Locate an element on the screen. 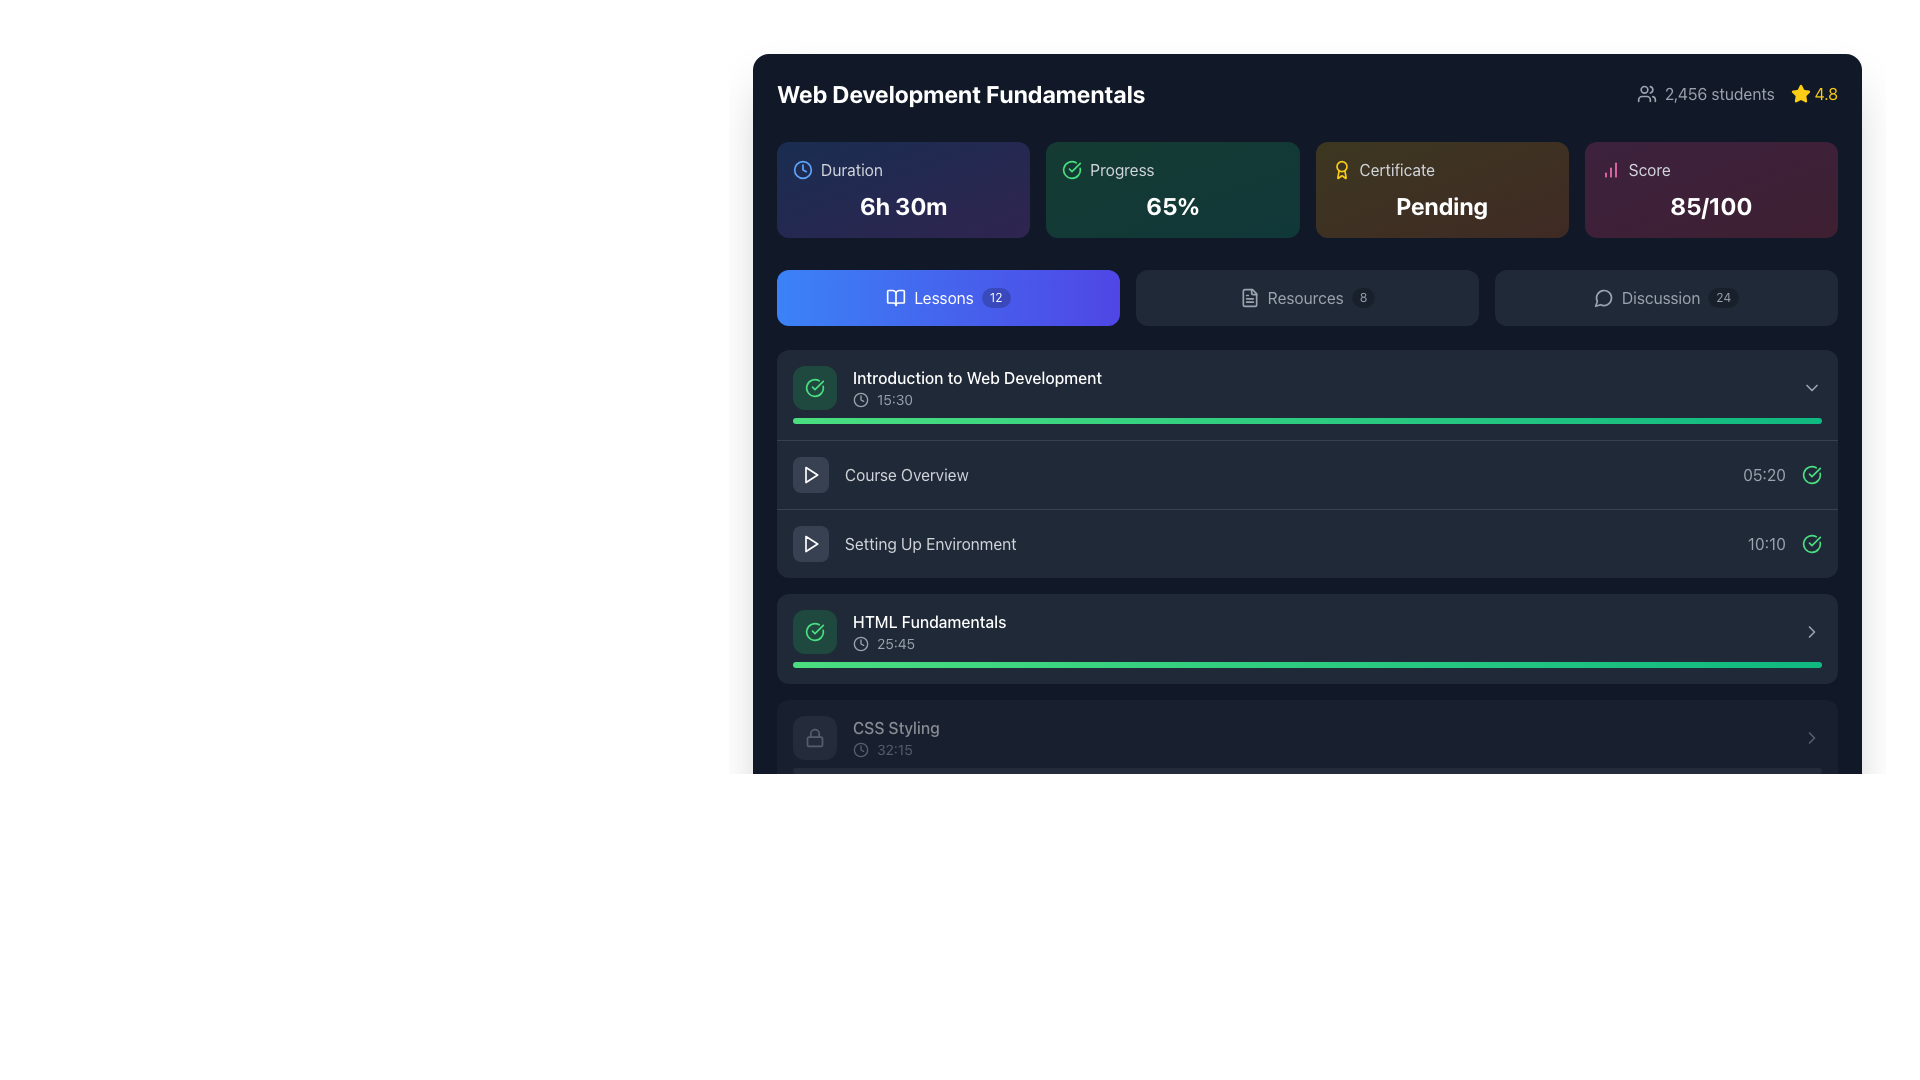  the chevron icon located to the far right of the 'Introduction to Web Development' list item is located at coordinates (1811, 388).